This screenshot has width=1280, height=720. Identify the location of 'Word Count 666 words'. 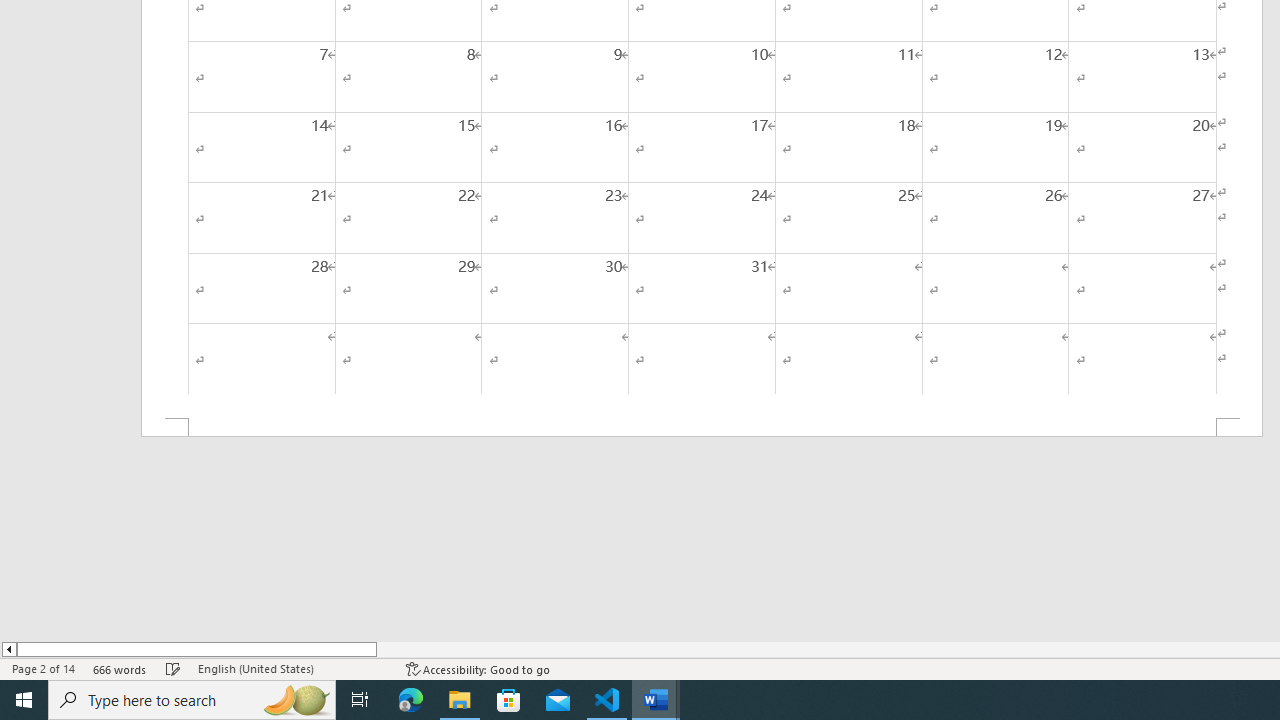
(119, 669).